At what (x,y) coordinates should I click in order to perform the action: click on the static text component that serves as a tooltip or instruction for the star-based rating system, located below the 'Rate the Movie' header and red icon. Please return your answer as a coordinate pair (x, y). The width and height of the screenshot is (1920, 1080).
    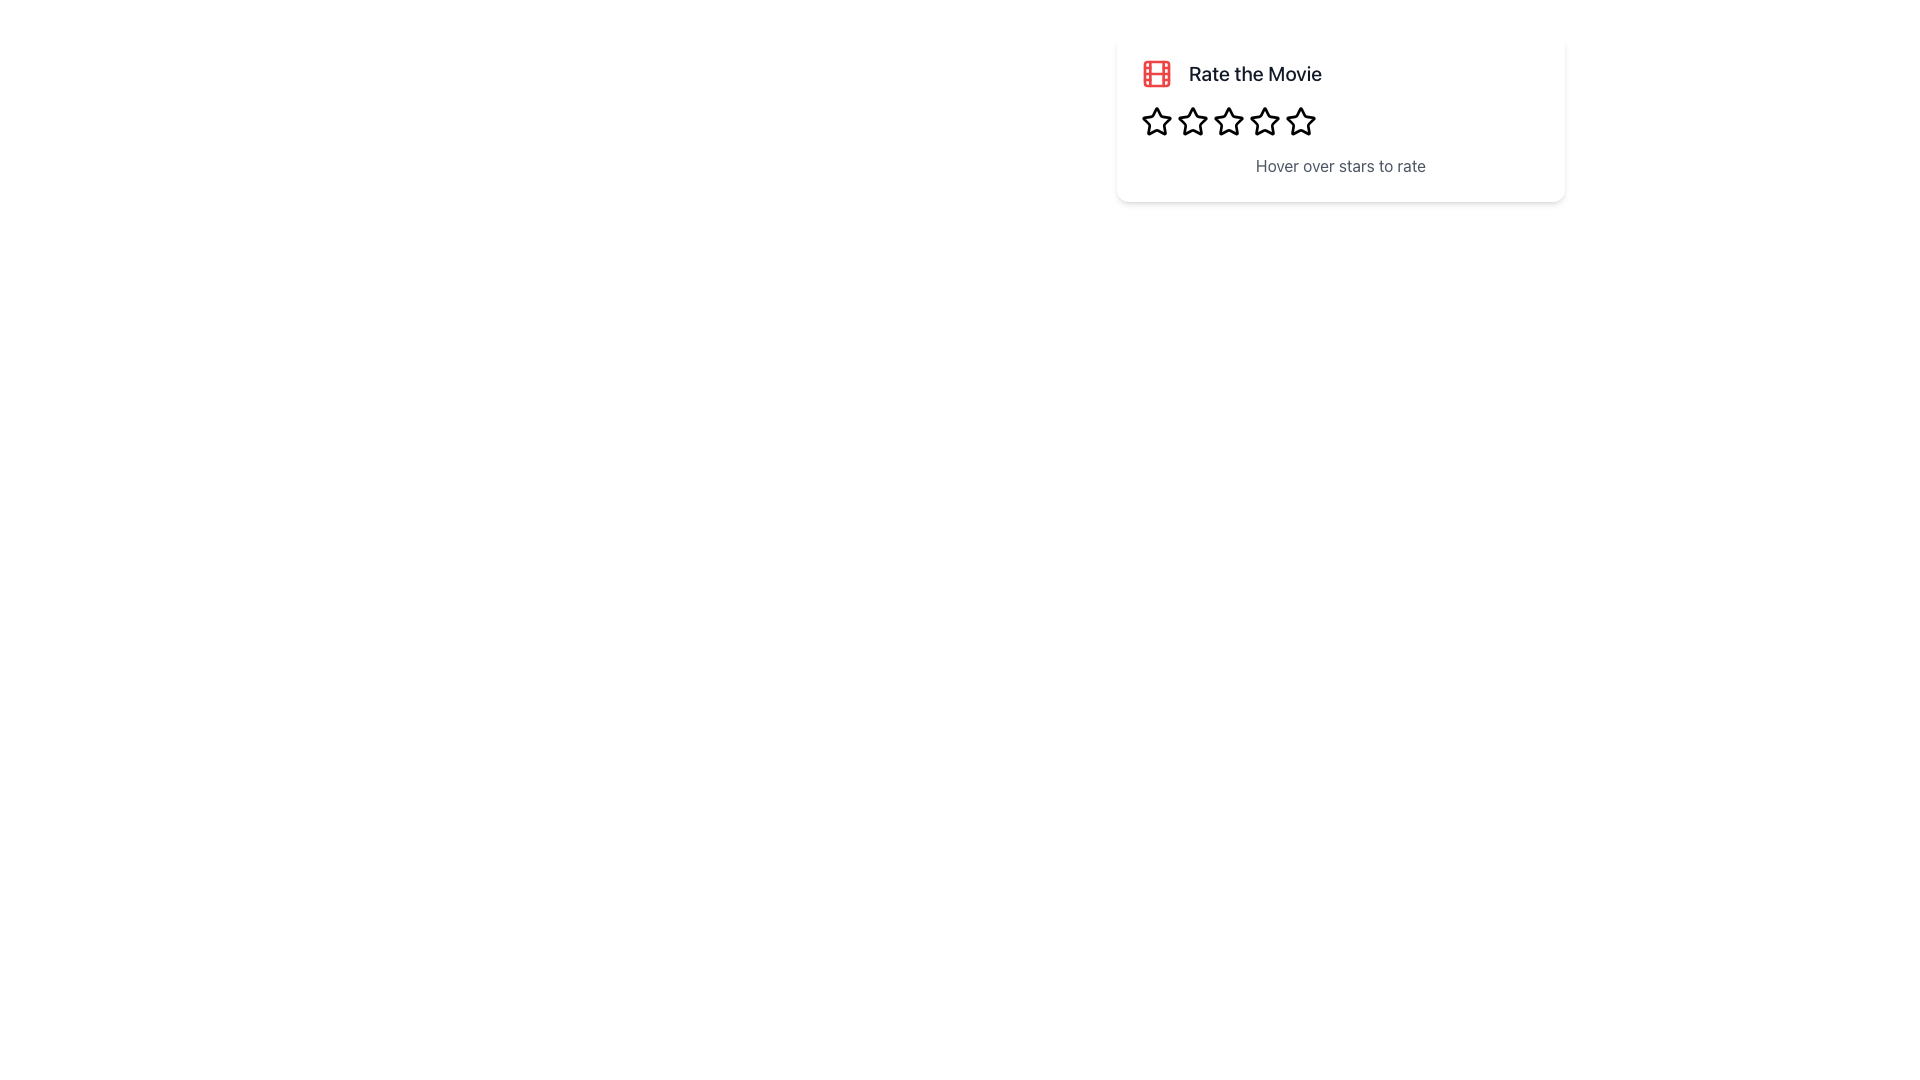
    Looking at the image, I should click on (1340, 164).